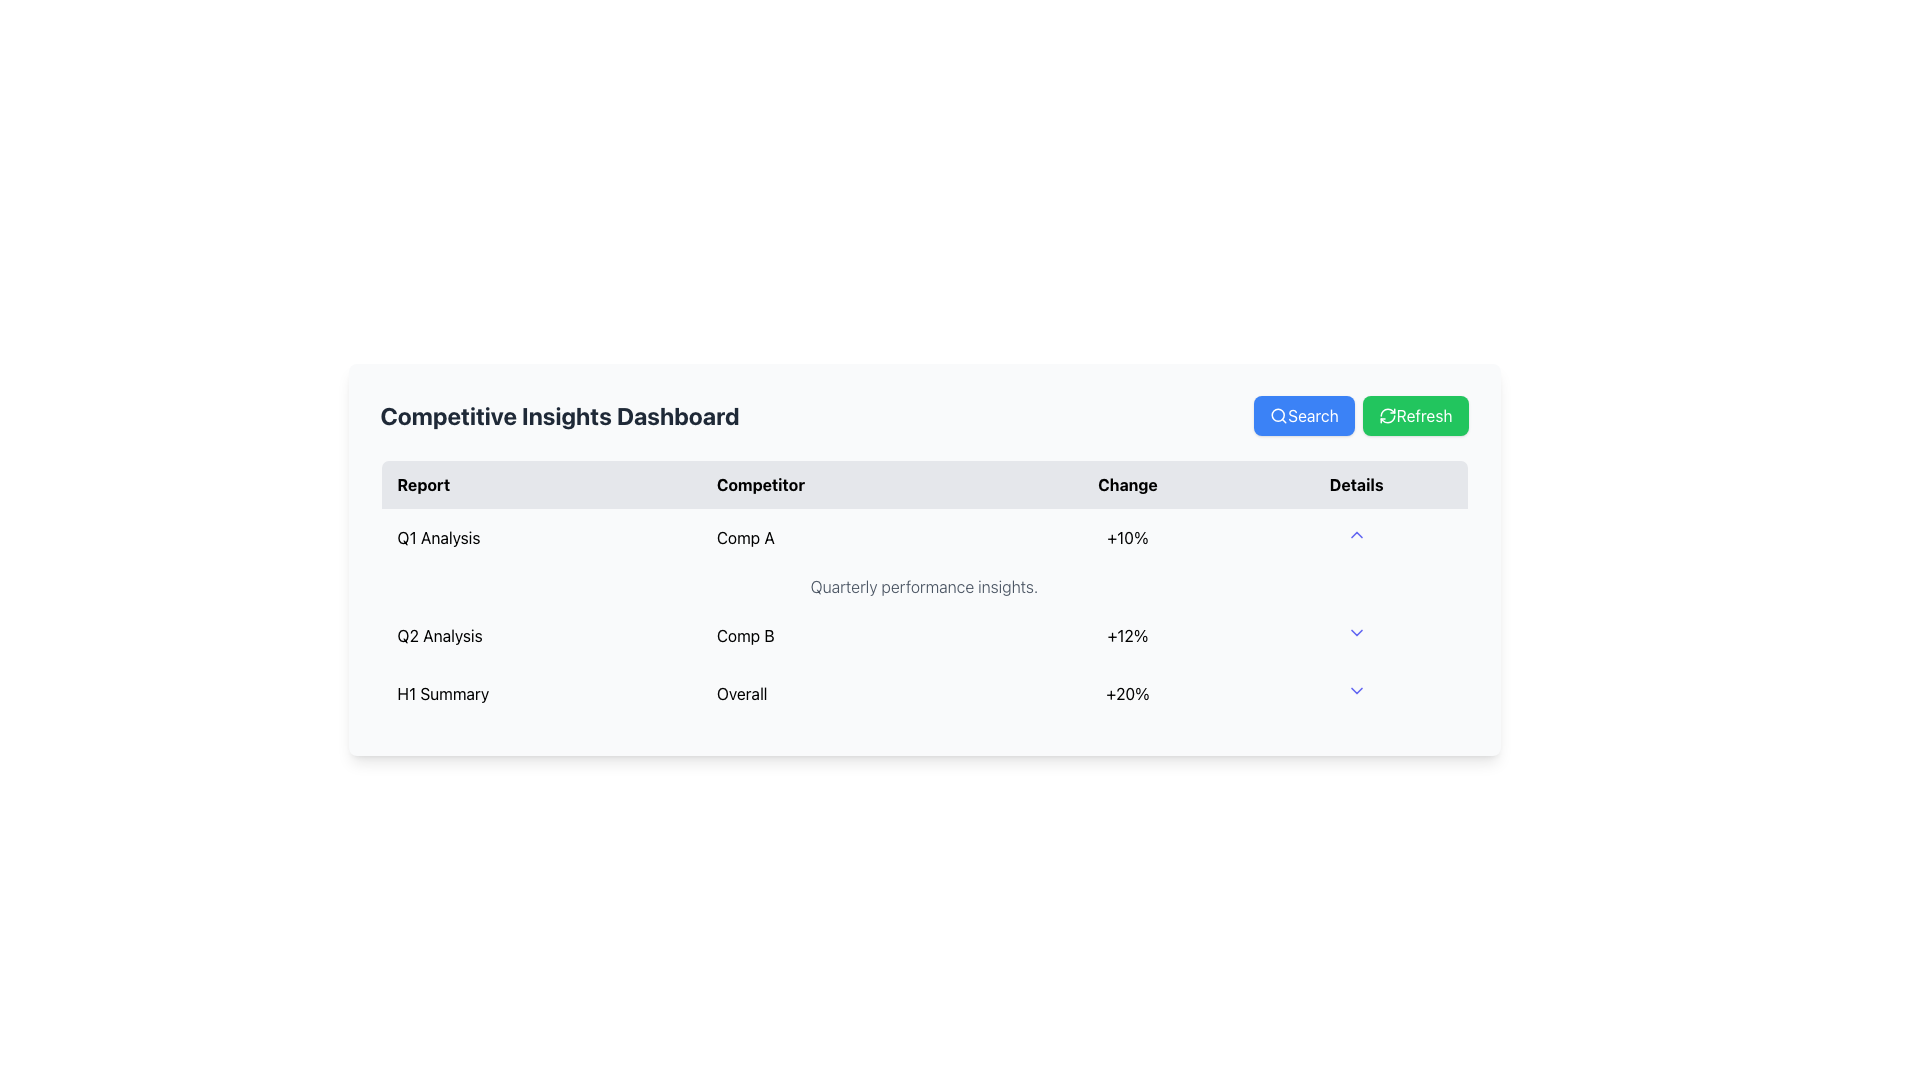 The width and height of the screenshot is (1920, 1080). Describe the element at coordinates (923, 636) in the screenshot. I see `on the second row of the table displaying Q2 analysis results for 'Comp B'` at that location.